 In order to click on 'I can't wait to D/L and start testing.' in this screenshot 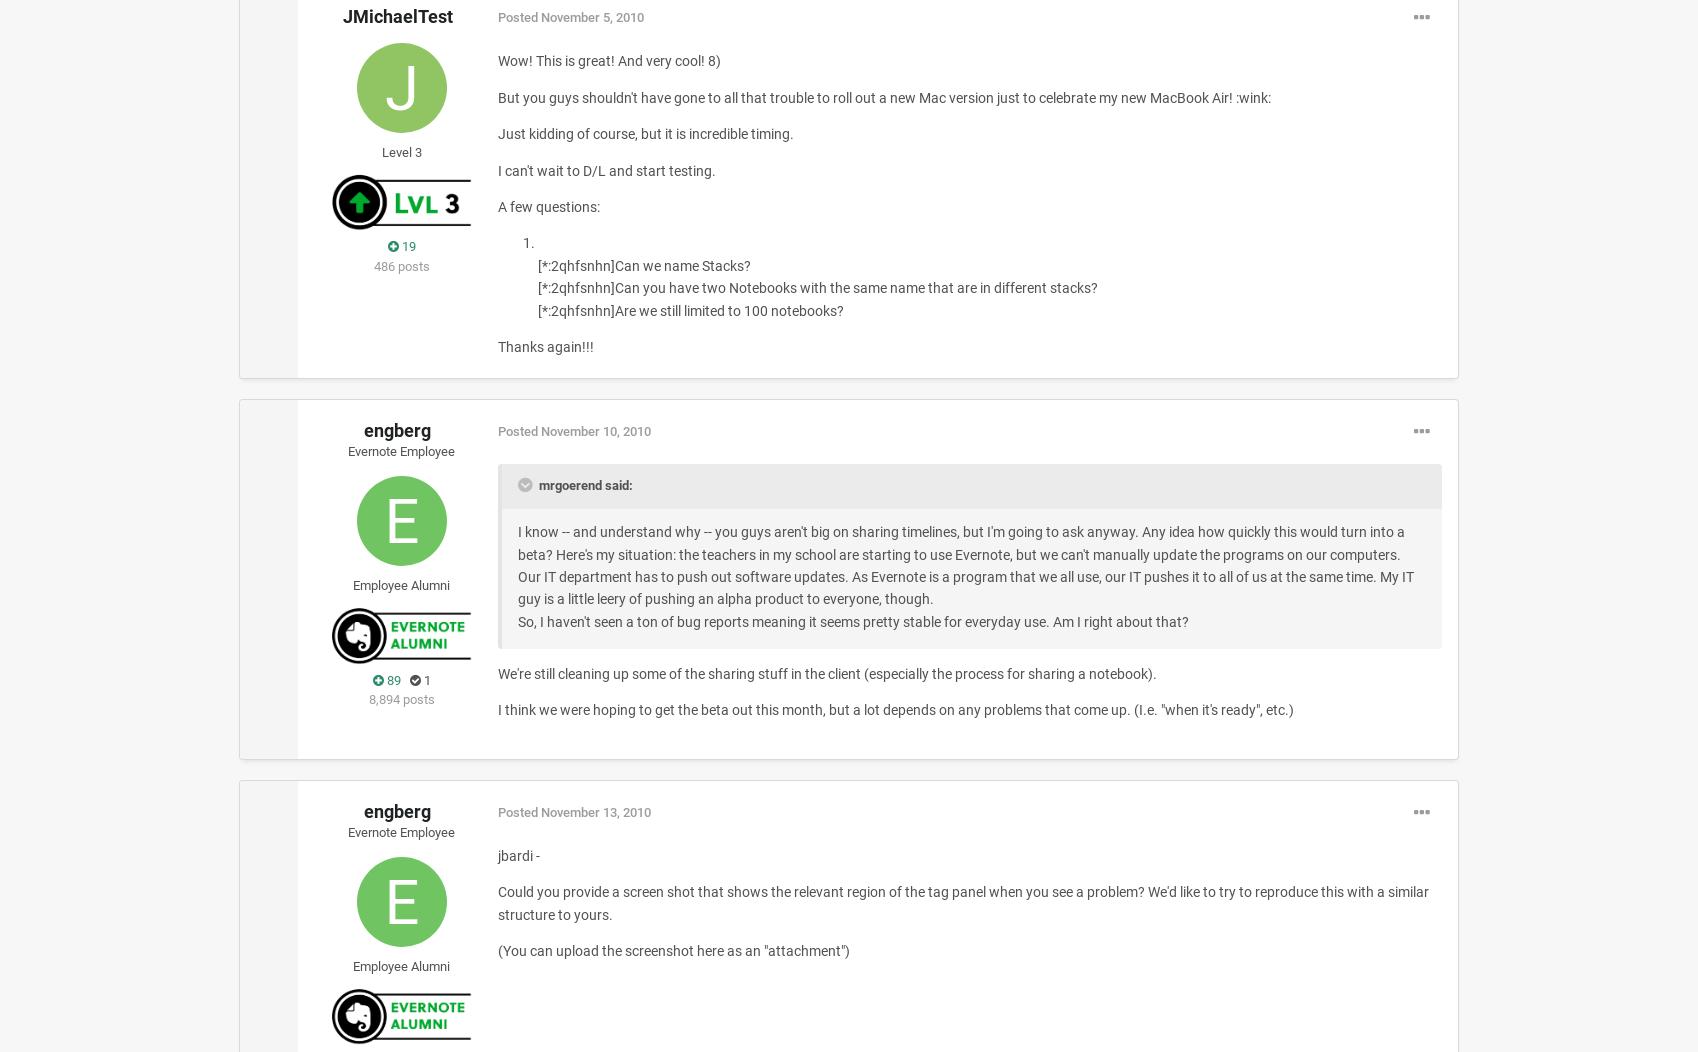, I will do `click(496, 169)`.